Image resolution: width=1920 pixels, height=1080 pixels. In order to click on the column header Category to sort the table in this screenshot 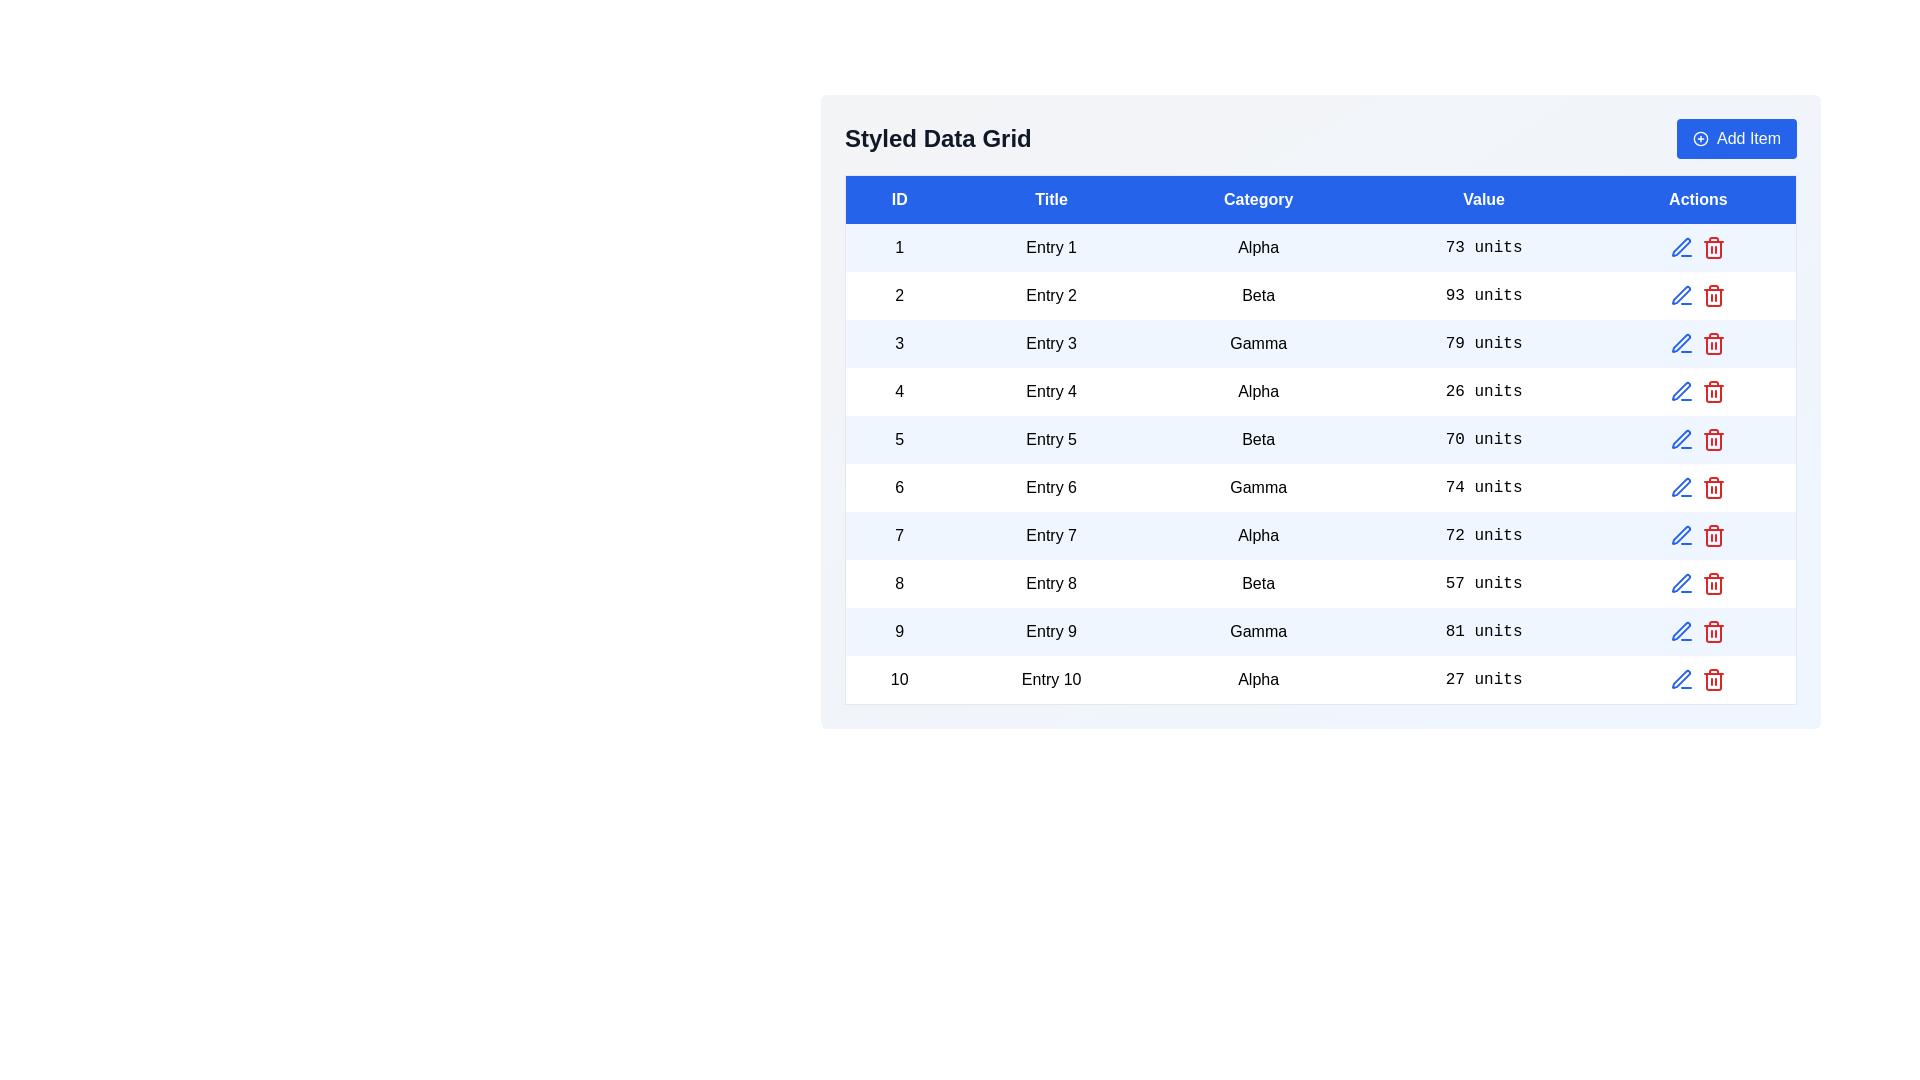, I will do `click(1257, 199)`.